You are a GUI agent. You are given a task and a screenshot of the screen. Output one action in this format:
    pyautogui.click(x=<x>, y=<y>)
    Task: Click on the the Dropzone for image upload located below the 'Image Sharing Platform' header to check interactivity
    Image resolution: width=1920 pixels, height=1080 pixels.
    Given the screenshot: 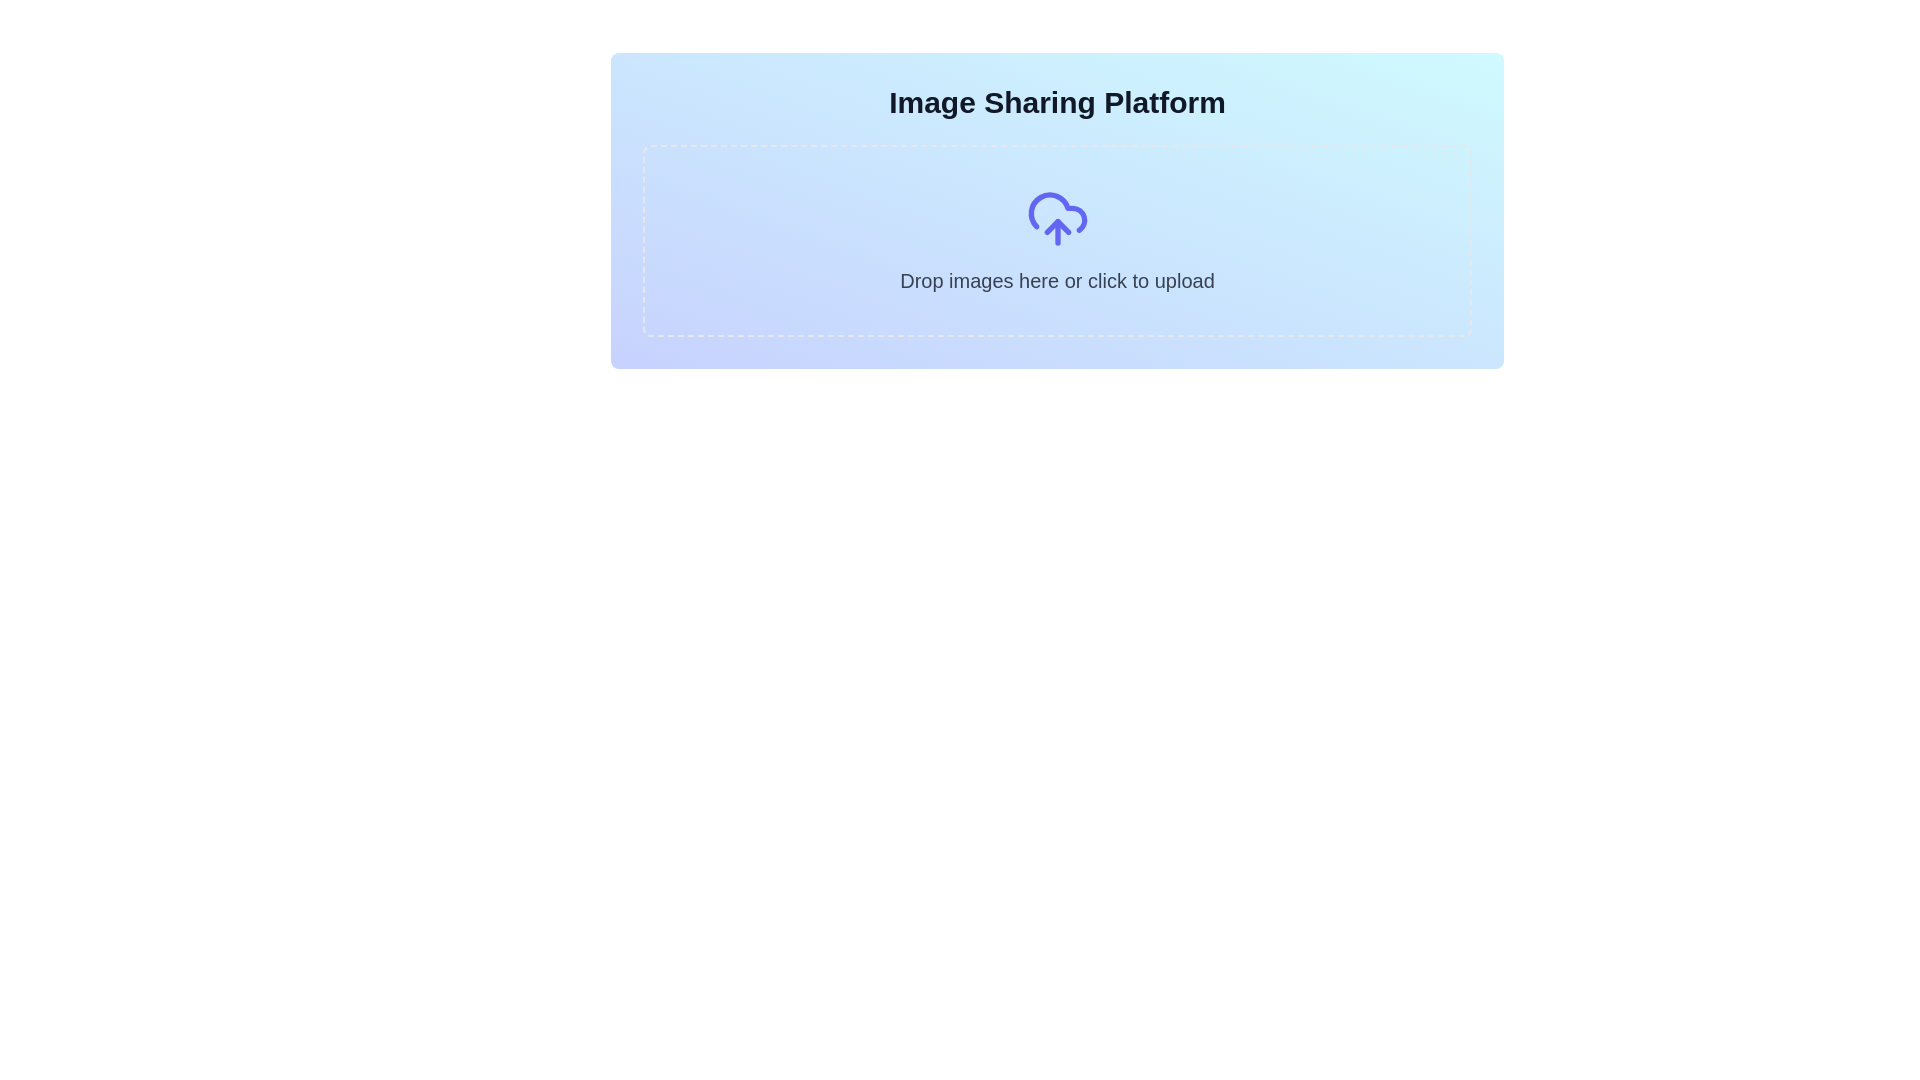 What is the action you would take?
    pyautogui.click(x=1056, y=239)
    